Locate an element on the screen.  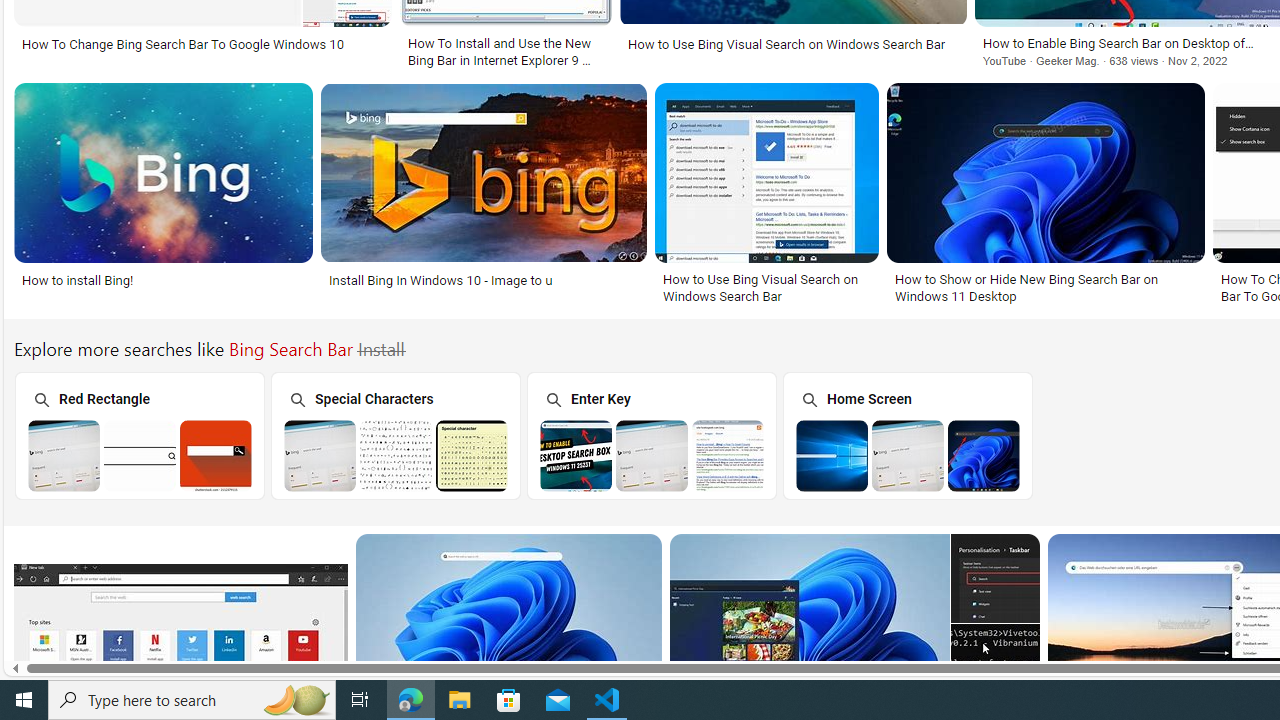
'Red Rectangle Bing Search Bar Red Rectangle' is located at coordinates (138, 434).